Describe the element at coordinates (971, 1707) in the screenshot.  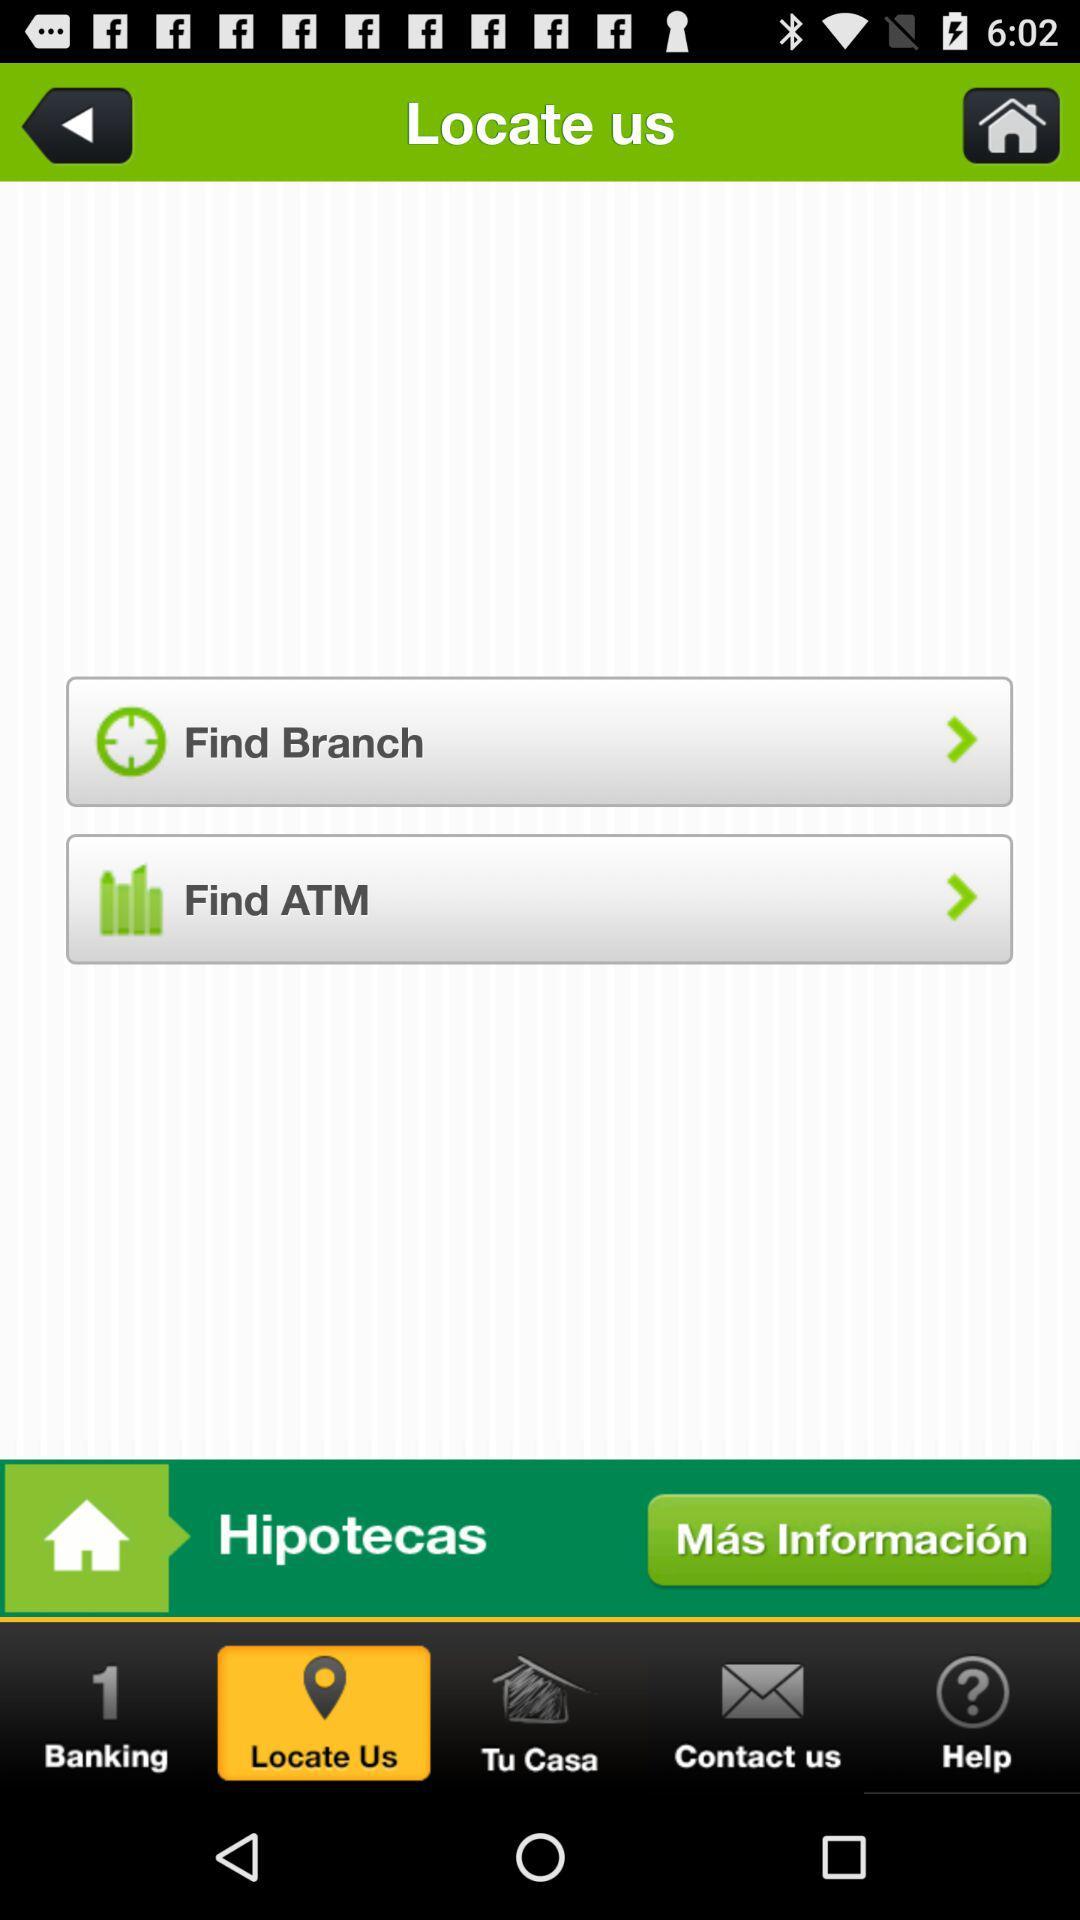
I see `help` at that location.